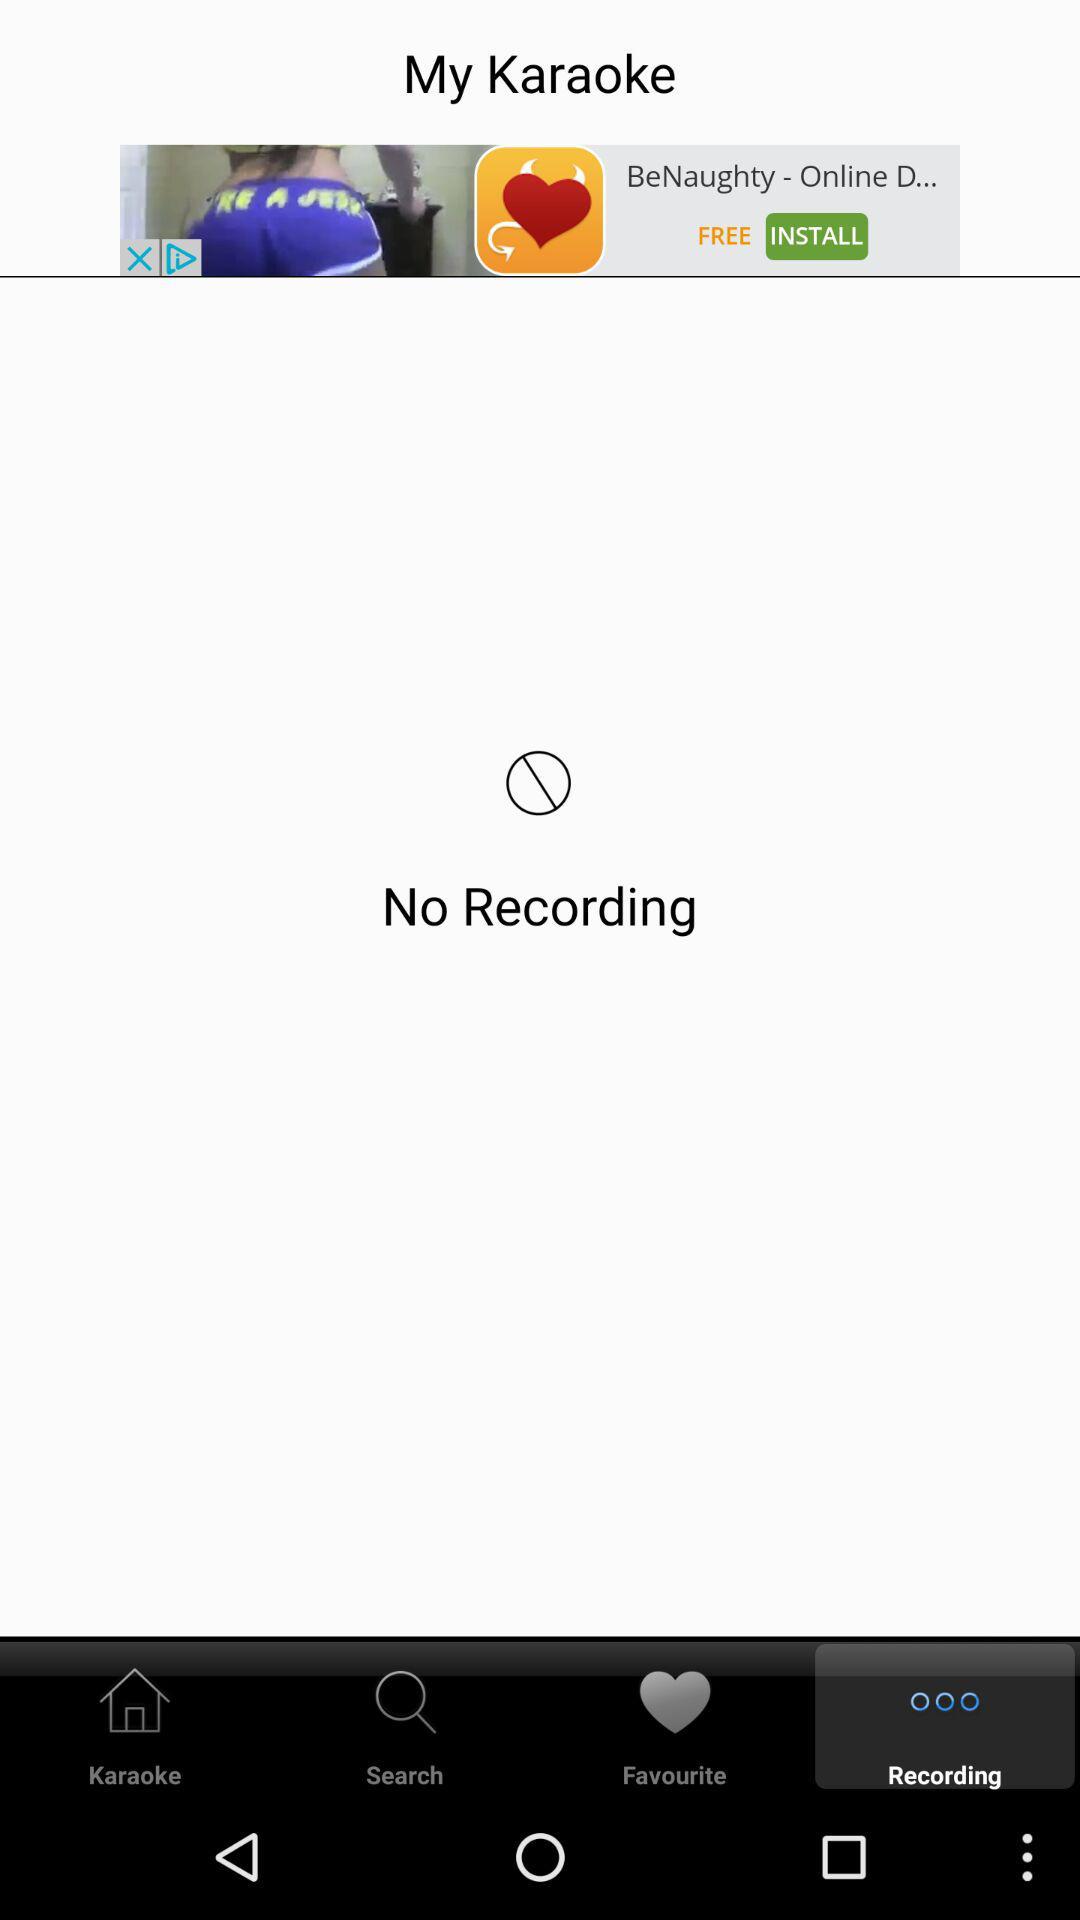  I want to click on advertisement, so click(540, 210).